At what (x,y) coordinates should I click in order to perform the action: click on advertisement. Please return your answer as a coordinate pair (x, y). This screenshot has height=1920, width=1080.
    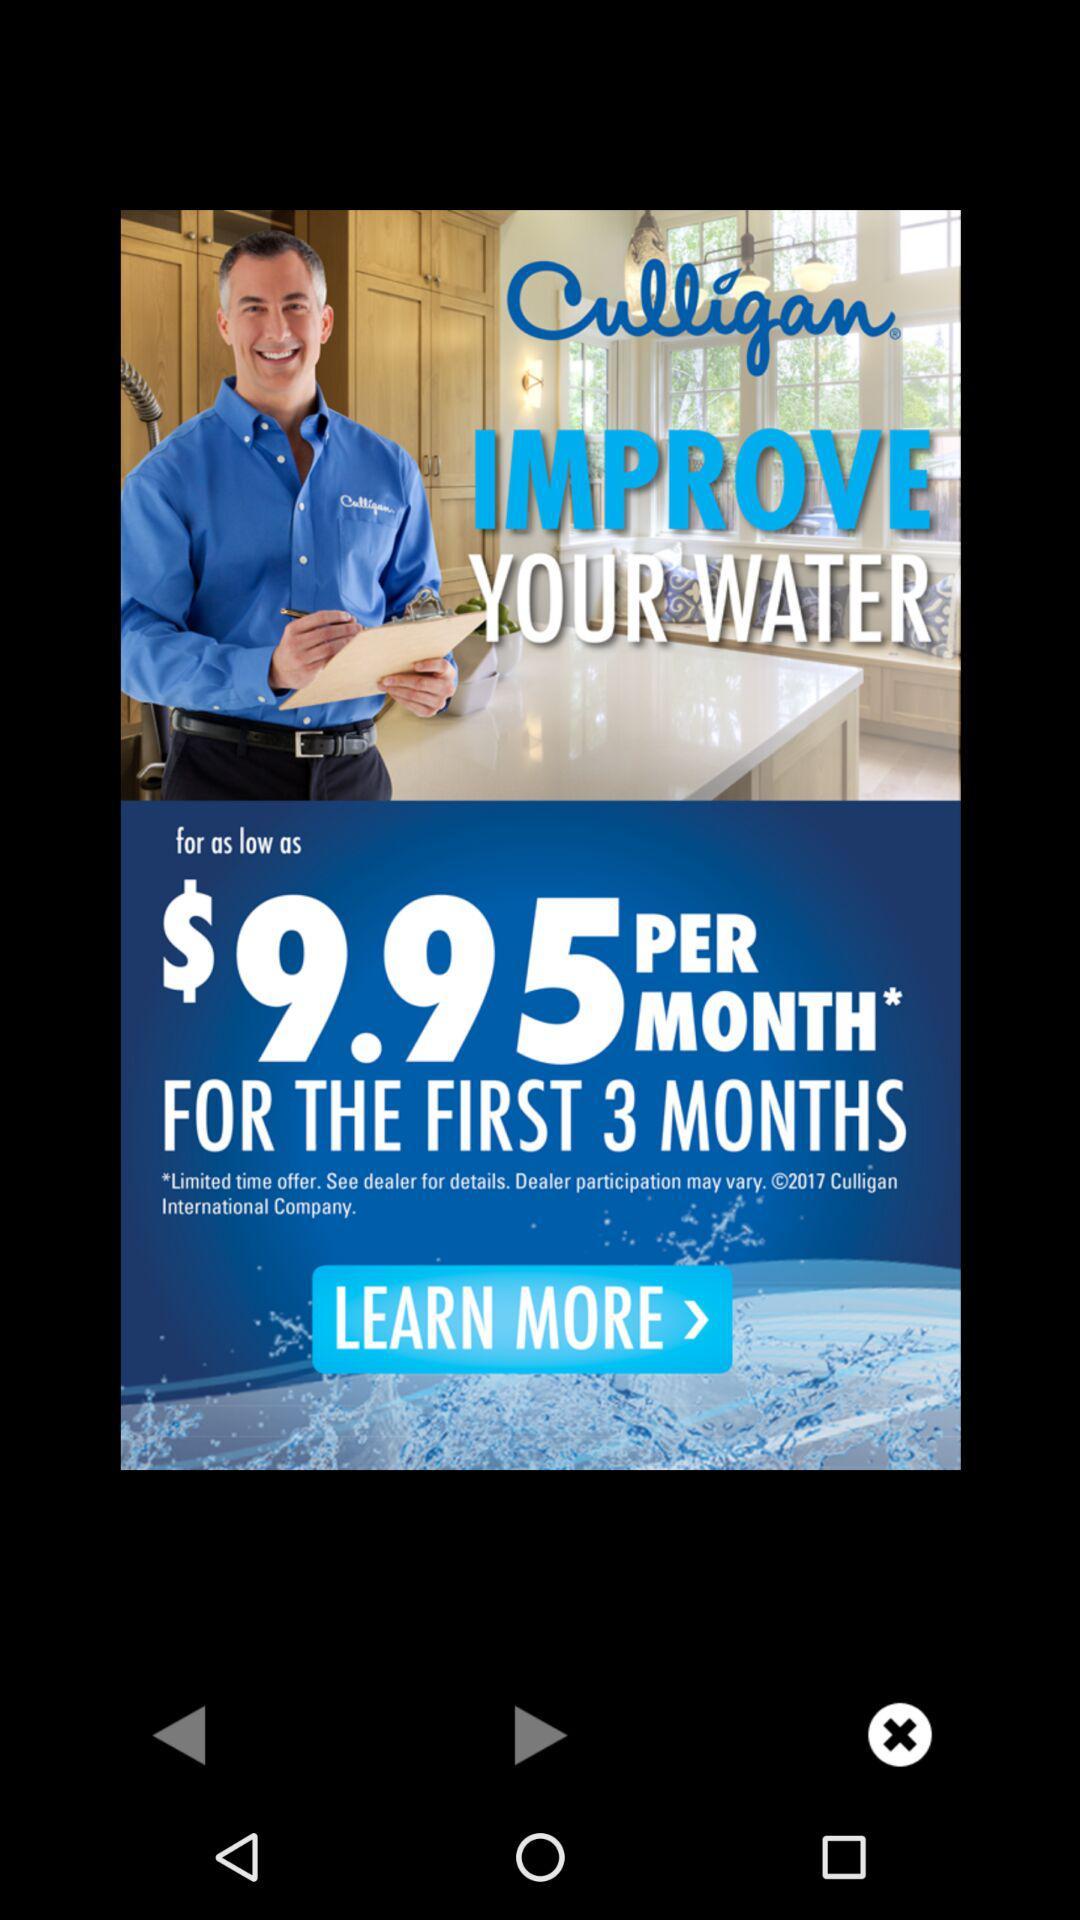
    Looking at the image, I should click on (540, 837).